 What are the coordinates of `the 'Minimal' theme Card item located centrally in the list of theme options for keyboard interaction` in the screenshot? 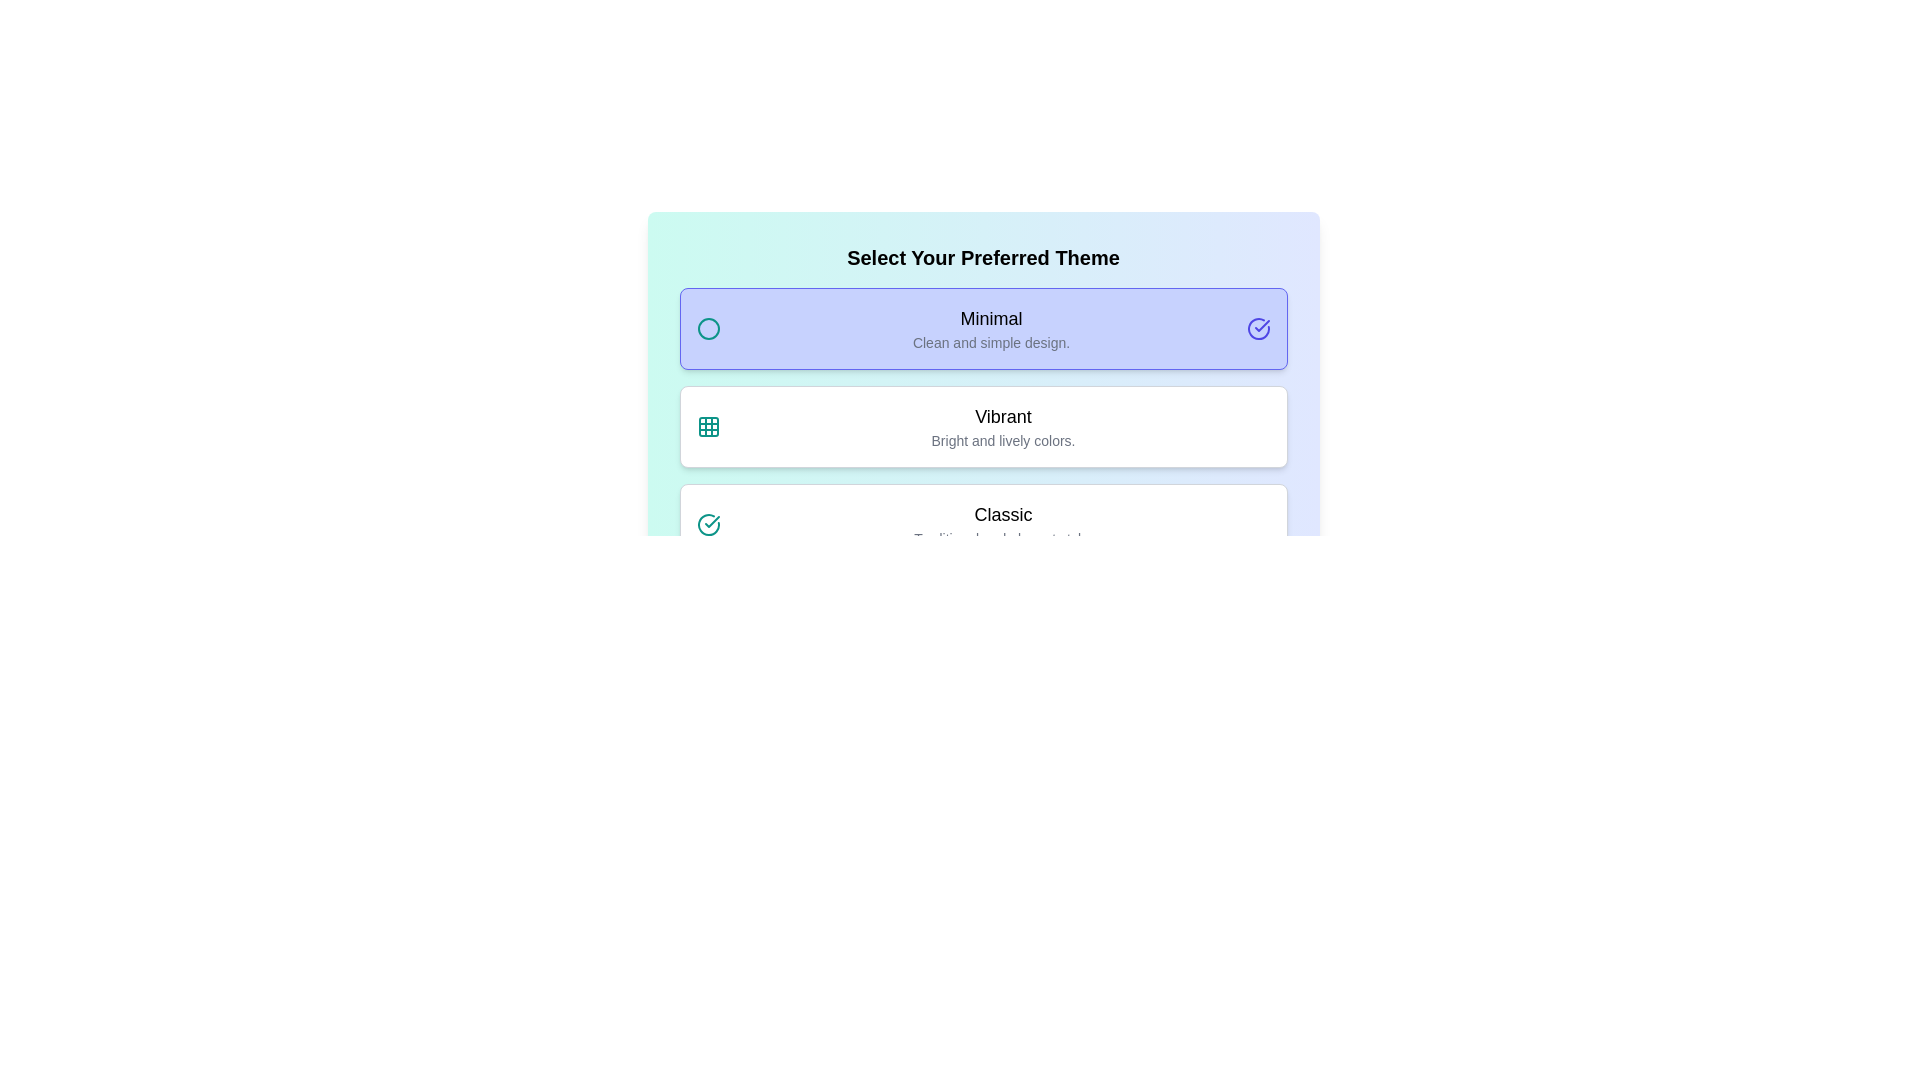 It's located at (991, 327).